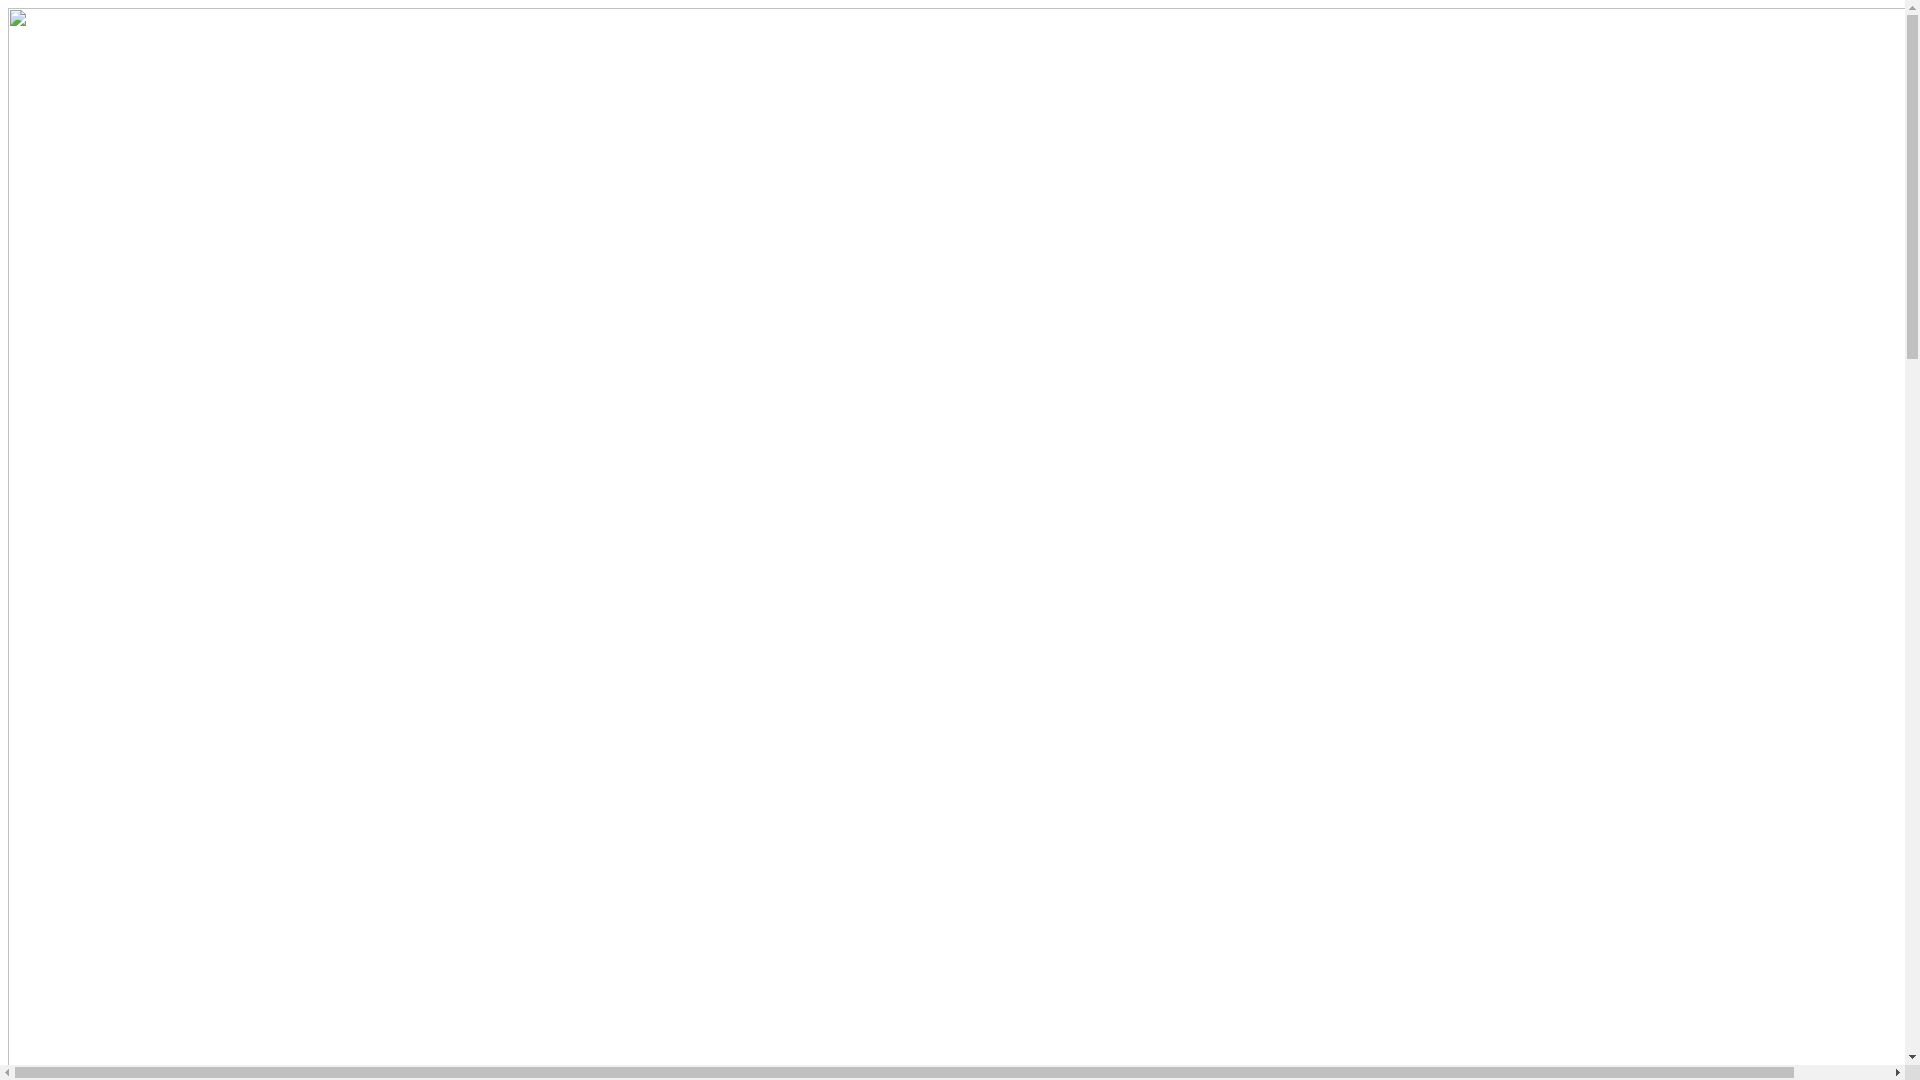  What do you see at coordinates (7, 7) in the screenshot?
I see `'Skip to content'` at bounding box center [7, 7].